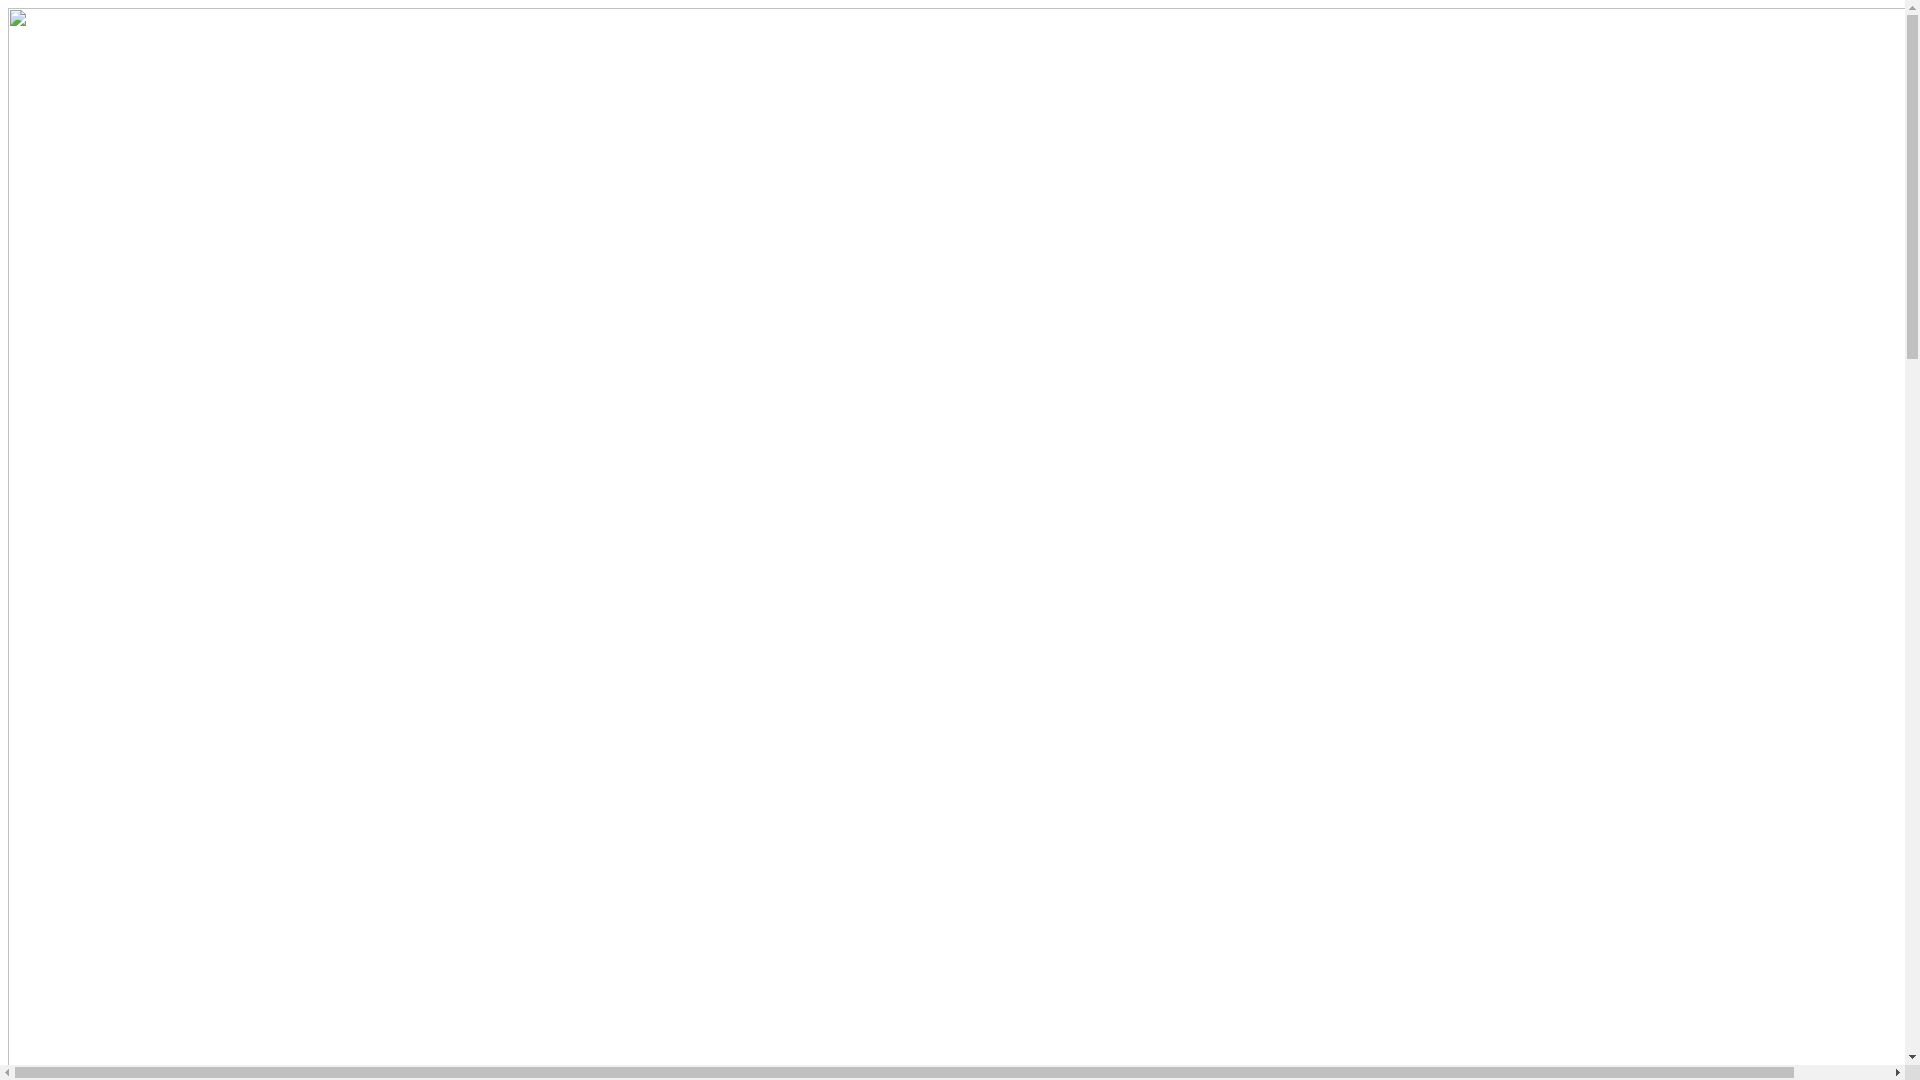  What do you see at coordinates (7, 7) in the screenshot?
I see `'Skip to content'` at bounding box center [7, 7].